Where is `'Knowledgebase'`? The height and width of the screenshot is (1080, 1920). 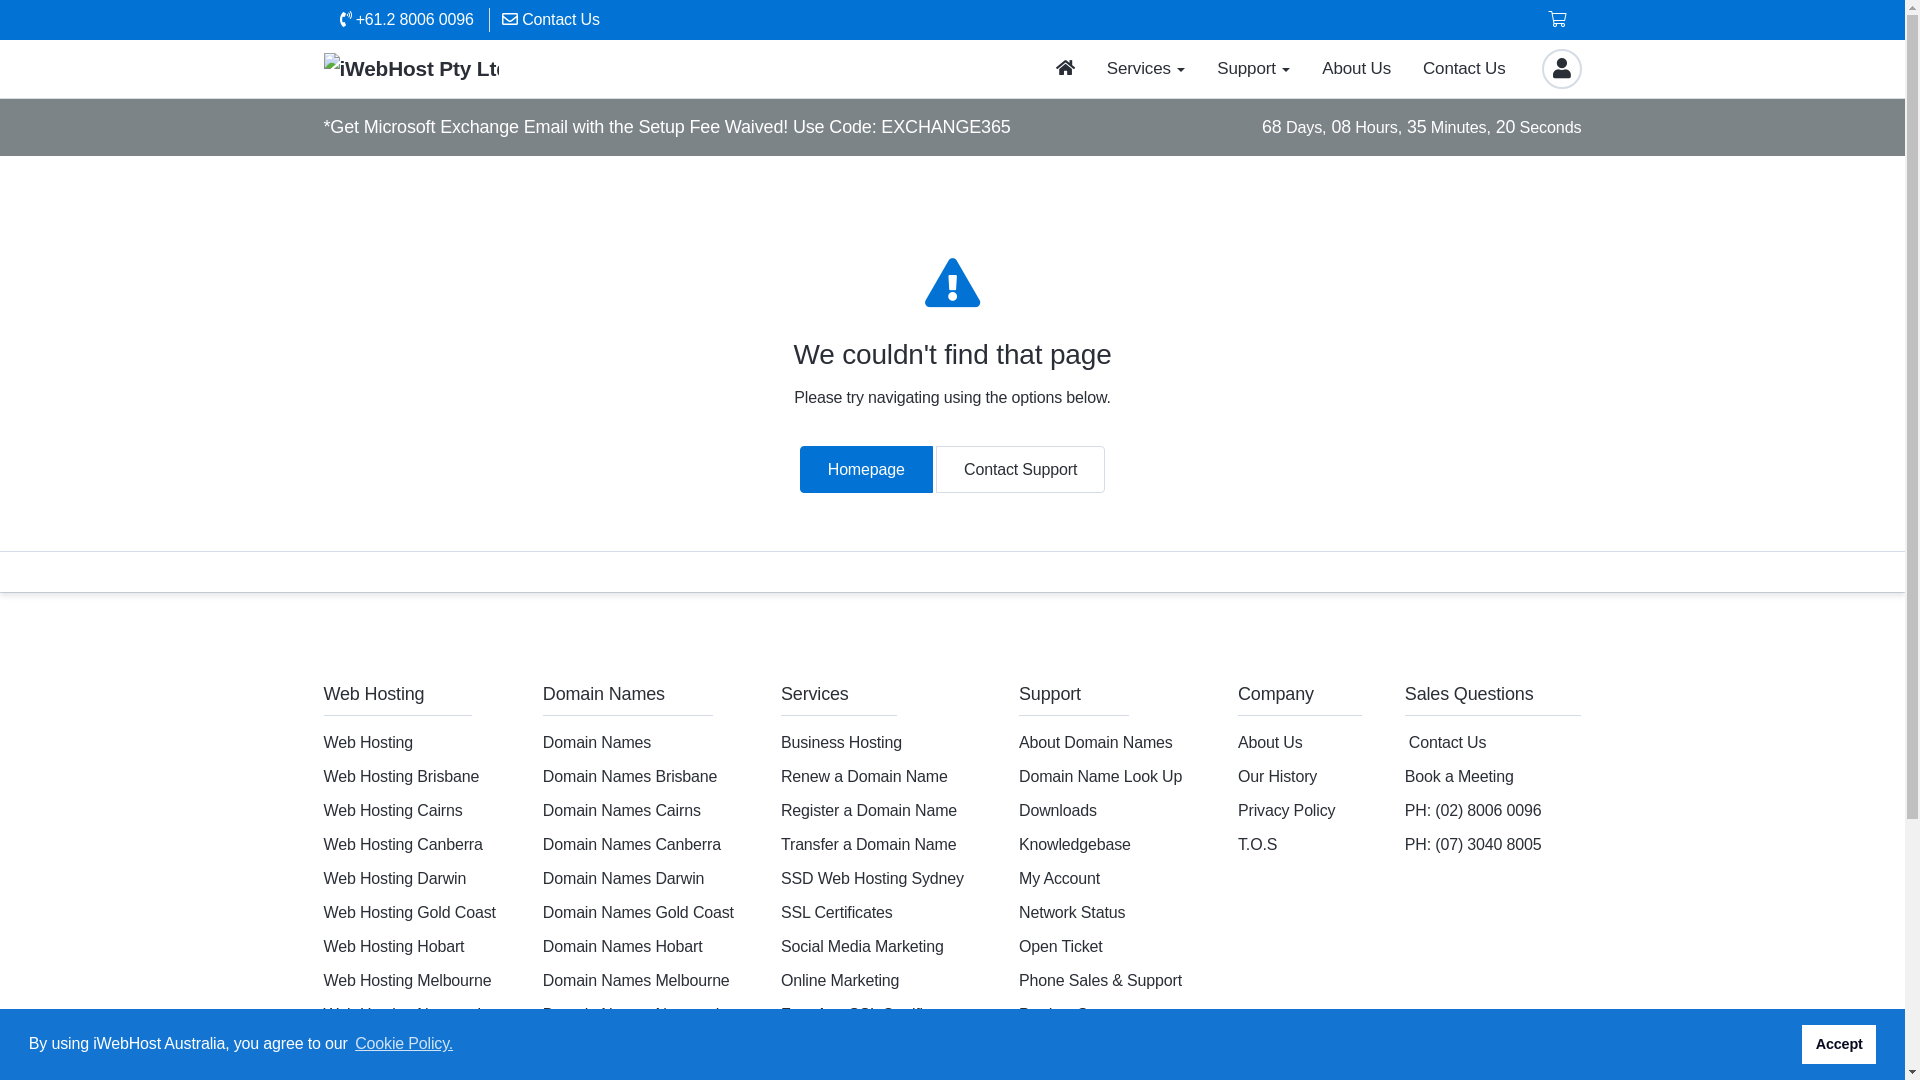
'Knowledgebase' is located at coordinates (1074, 844).